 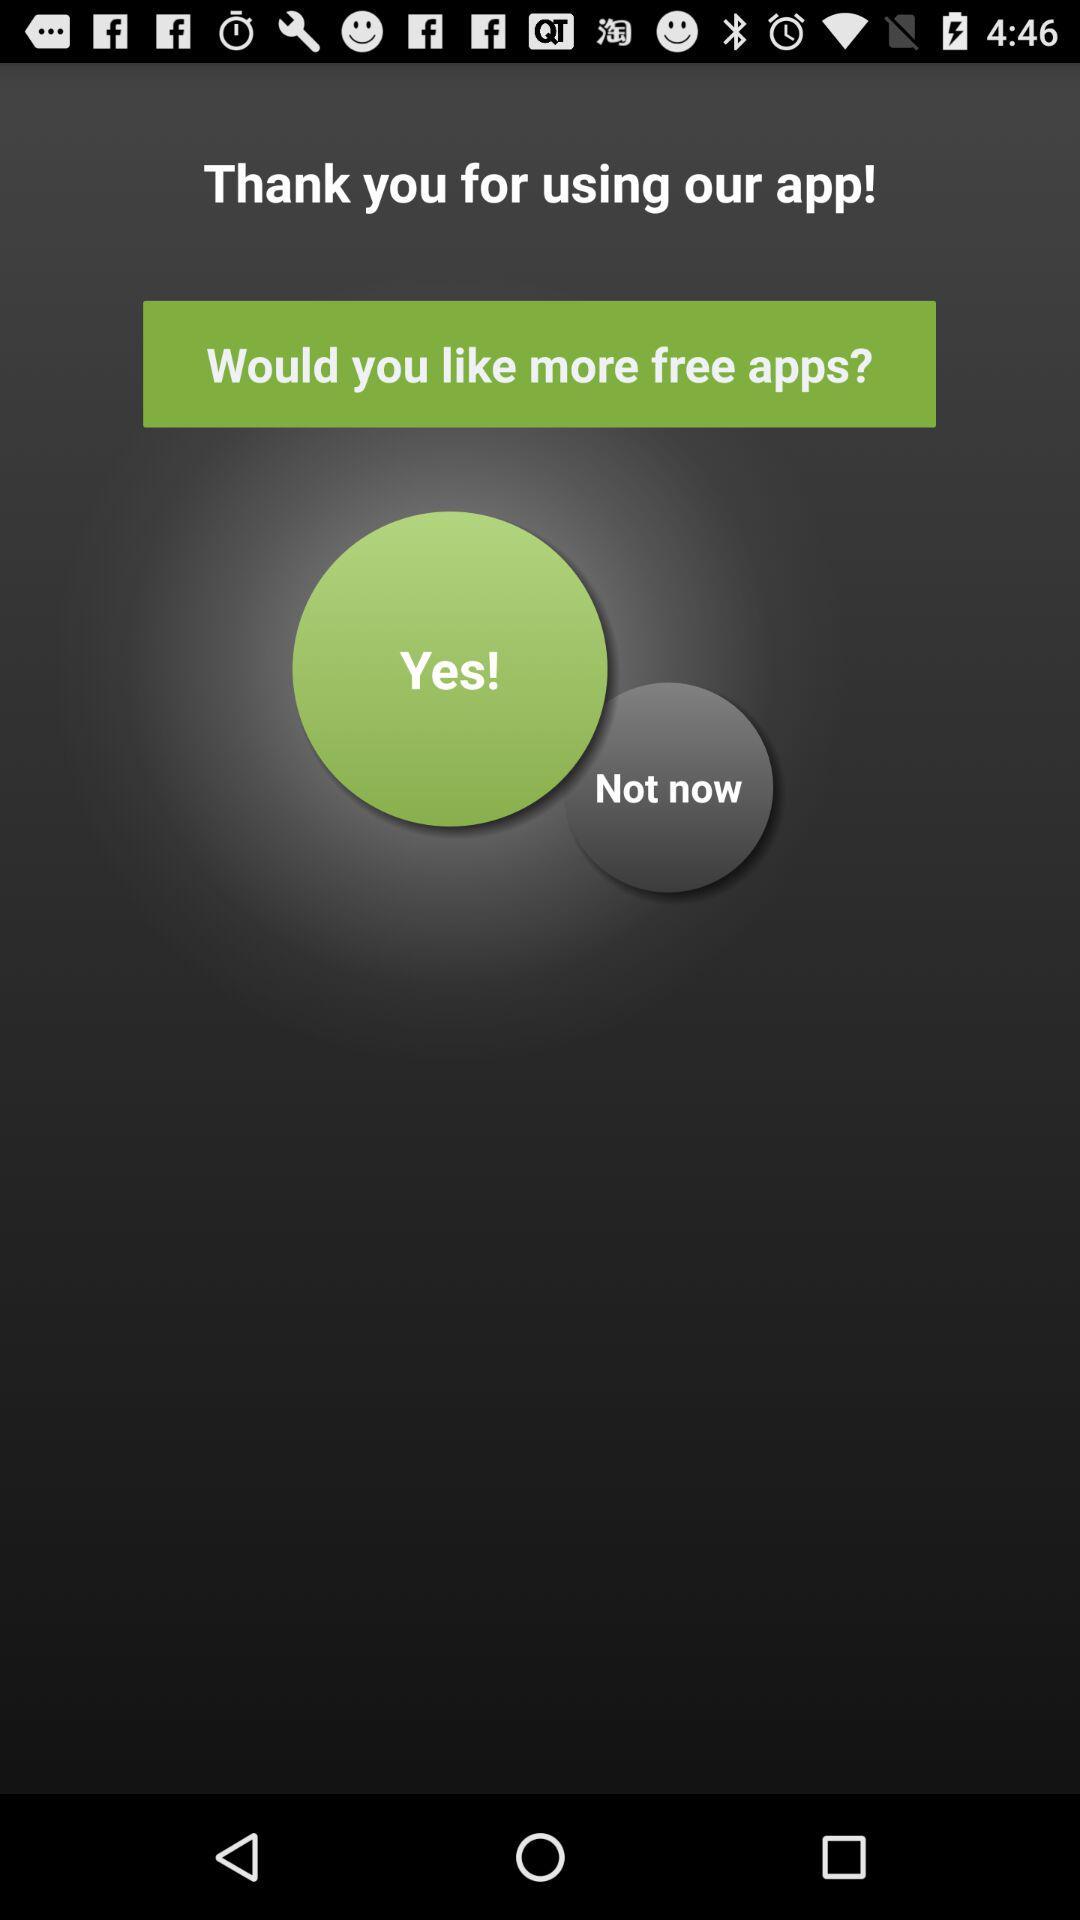 I want to click on the not now icon, so click(x=668, y=786).